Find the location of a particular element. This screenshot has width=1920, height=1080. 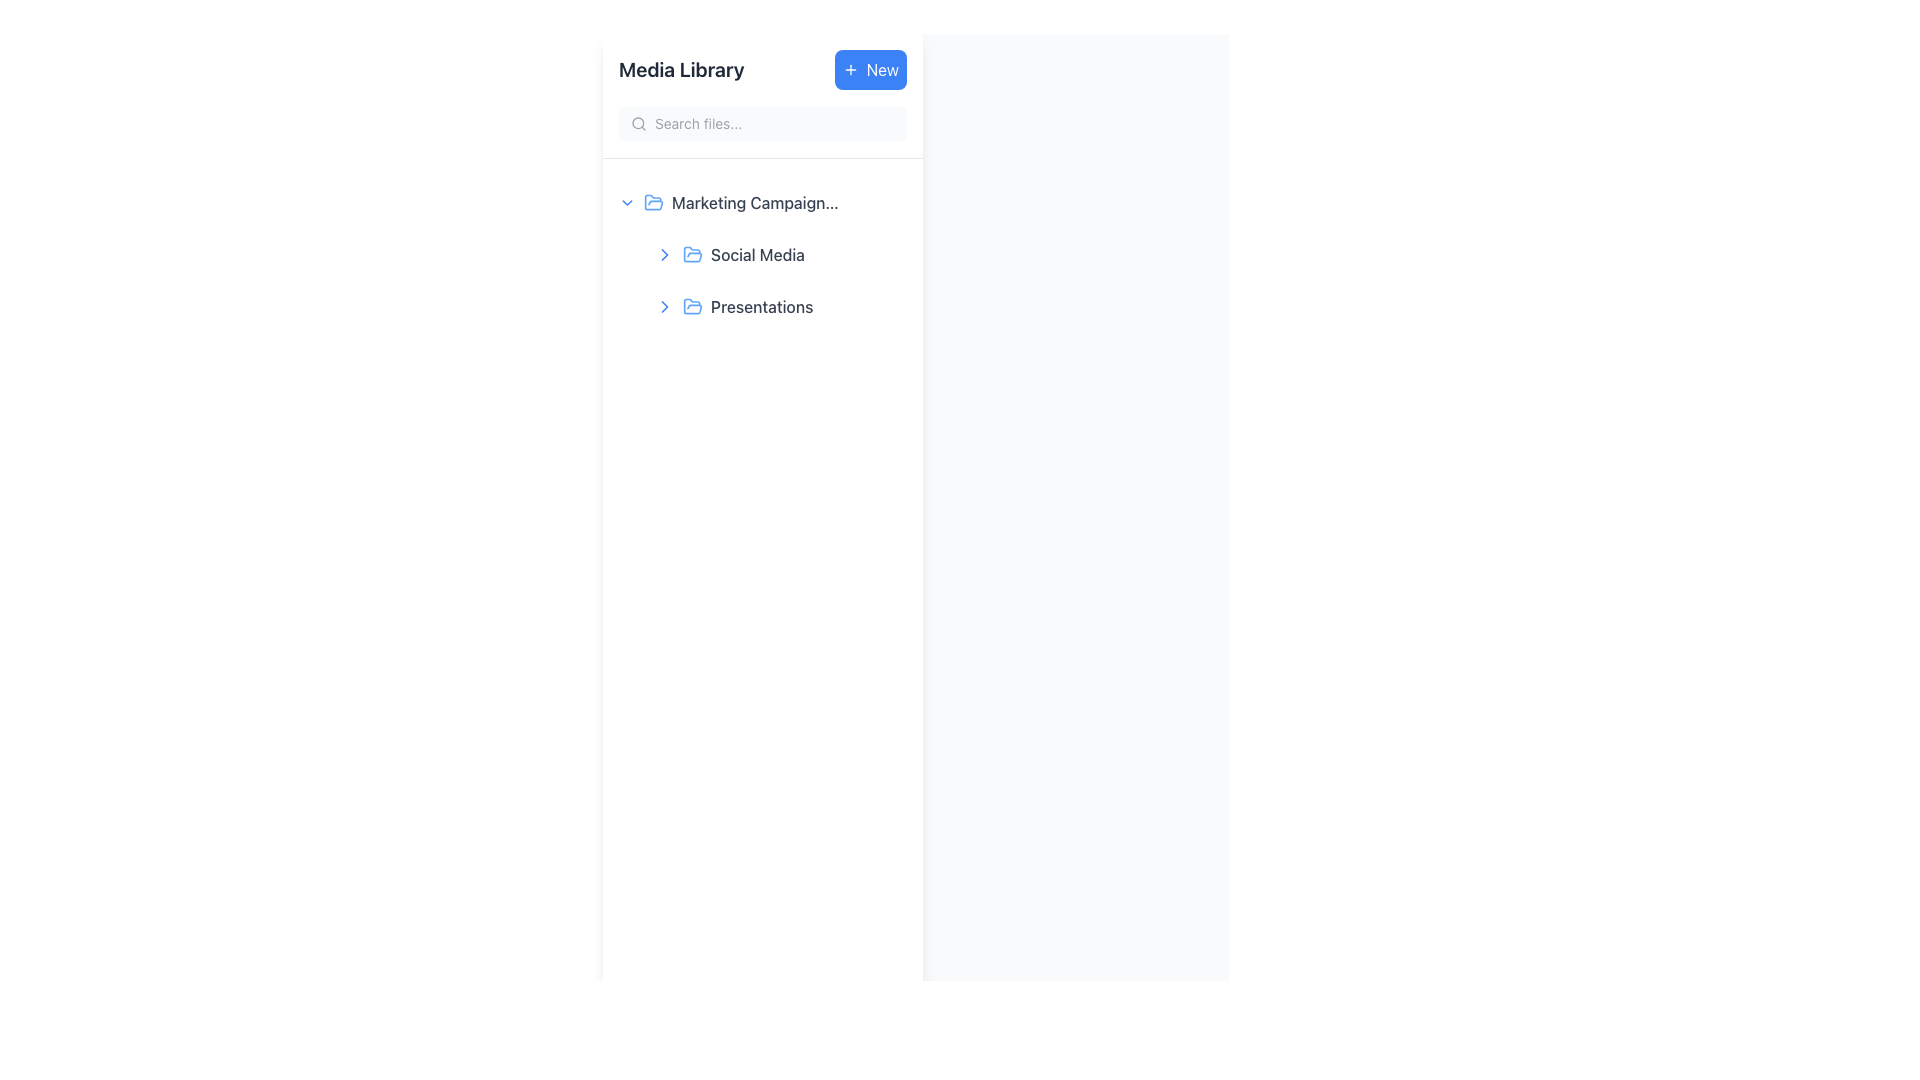

the downward-facing chevron icon button styled as a thin, blue outline located next to the 'Social Media' text label is located at coordinates (665, 253).